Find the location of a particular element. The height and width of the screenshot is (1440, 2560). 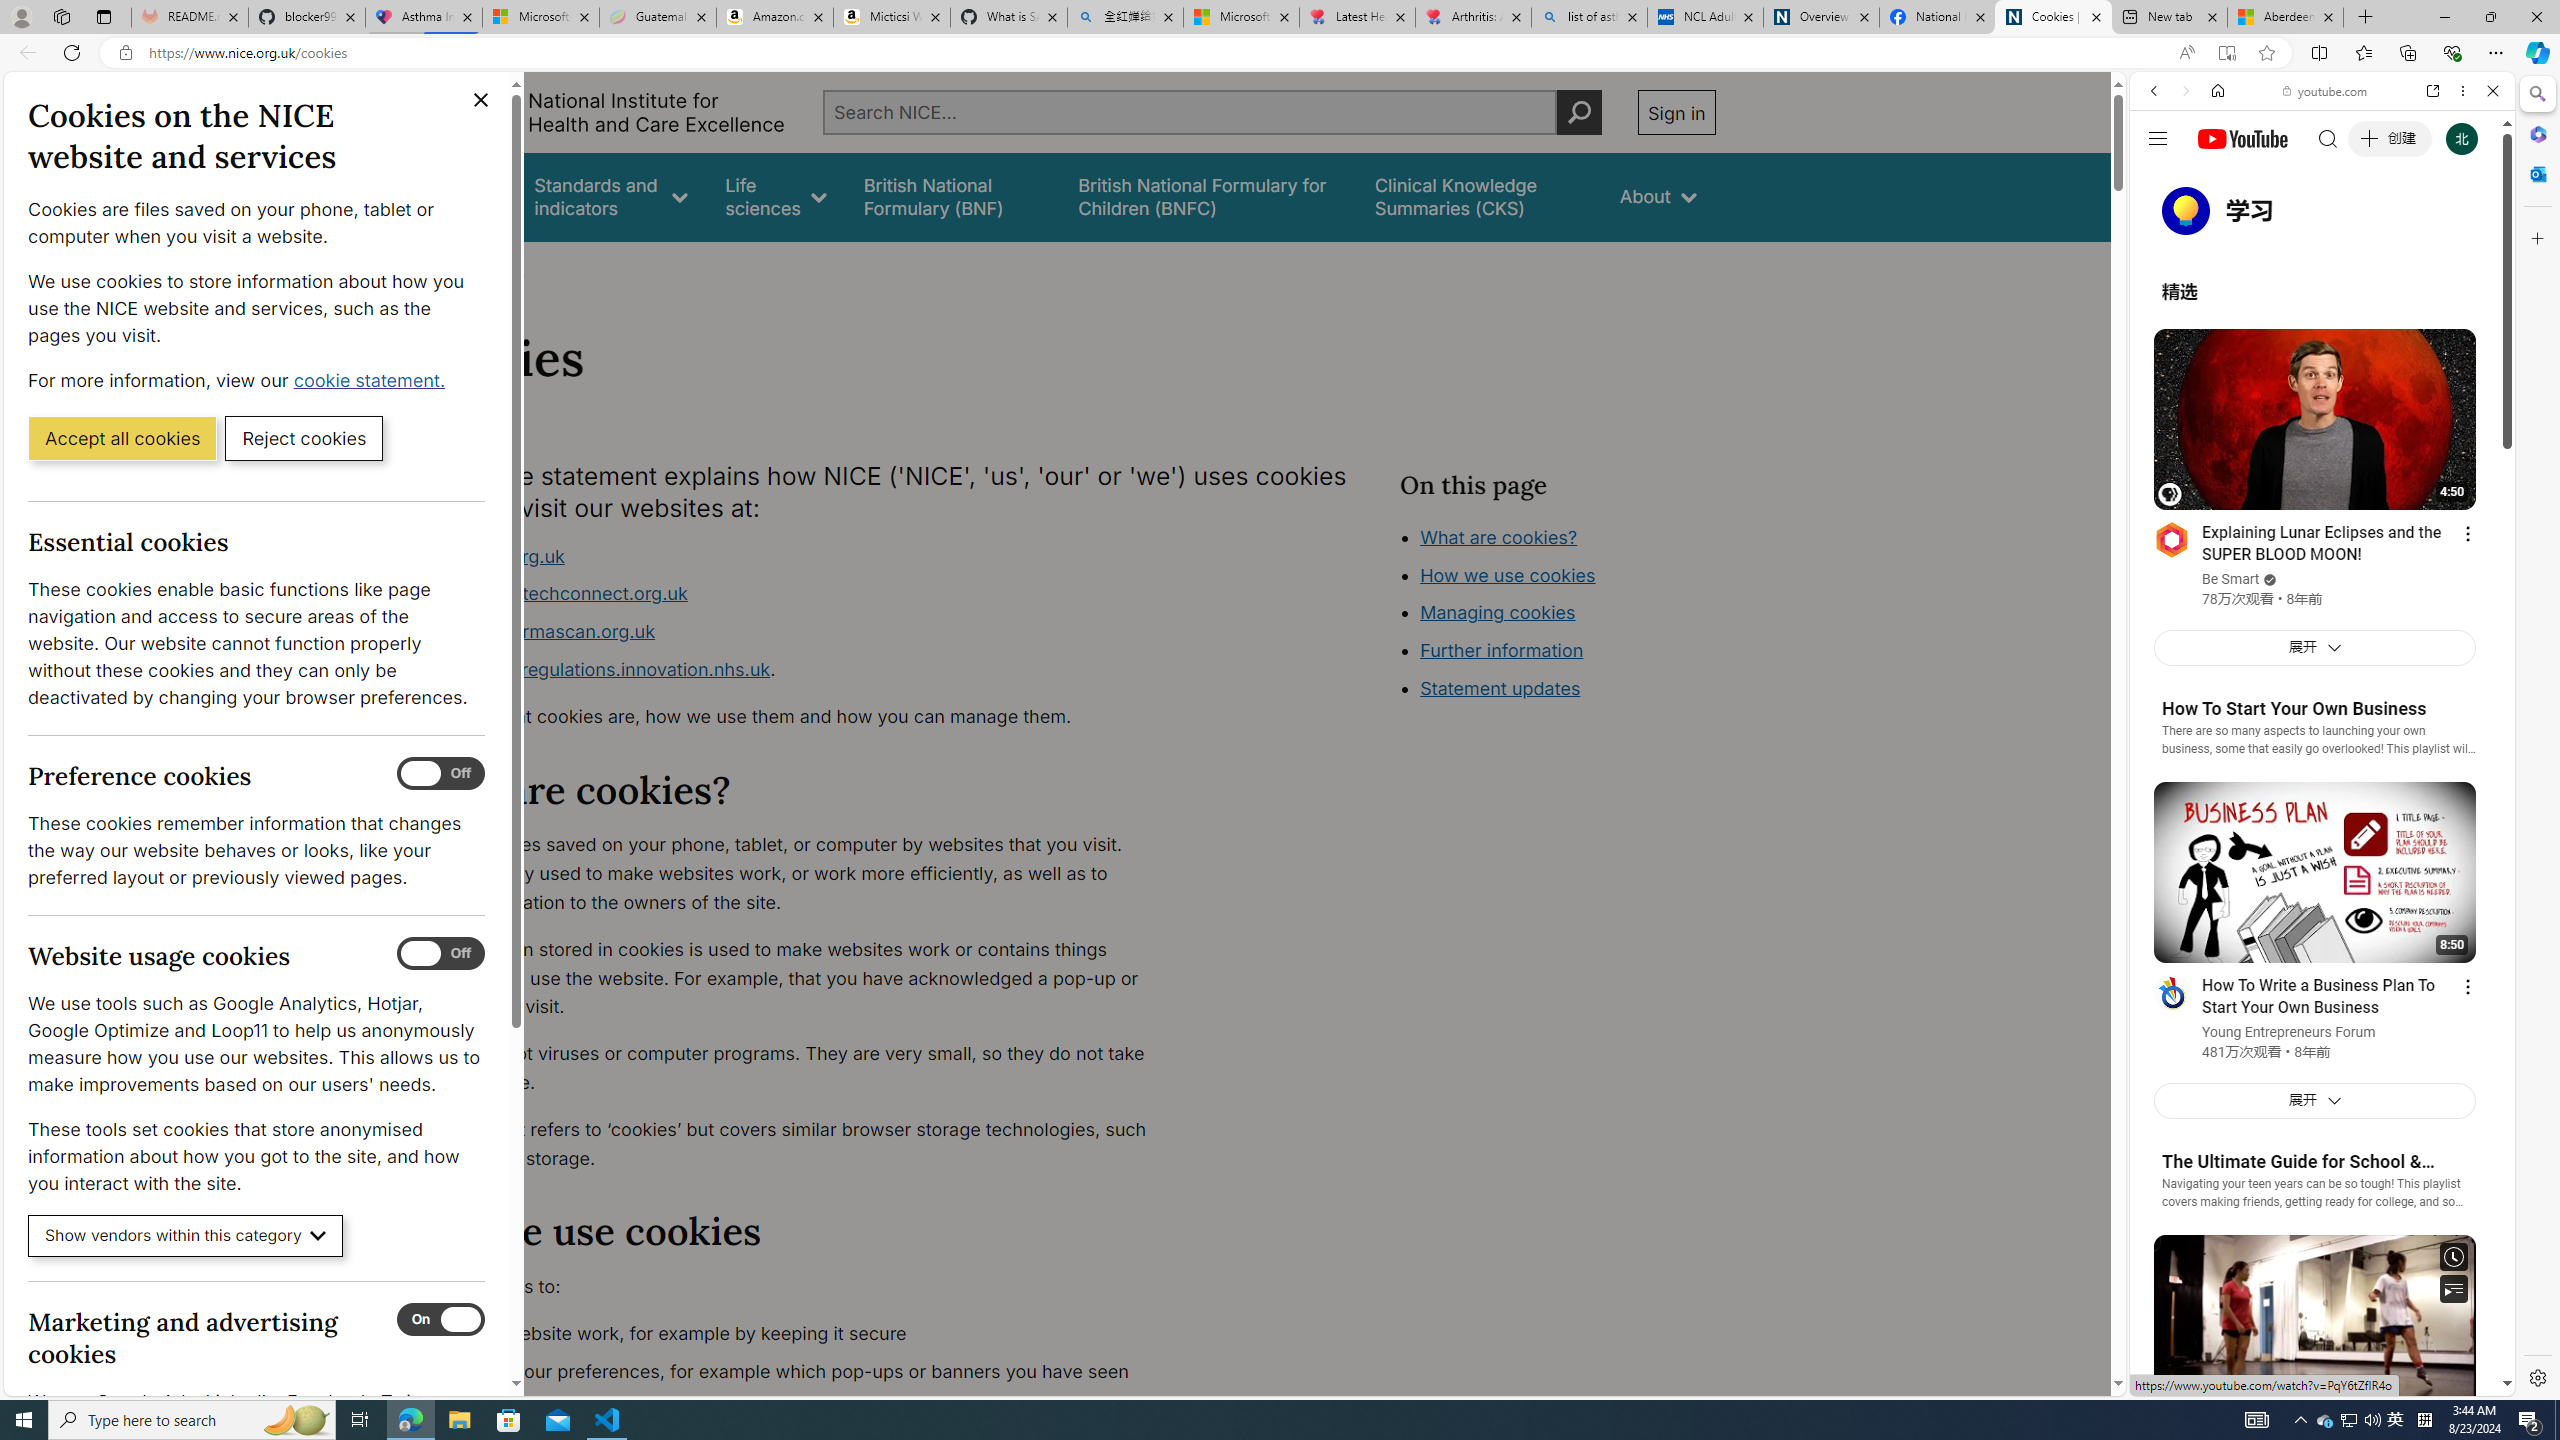

'Life sciences' is located at coordinates (774, 196).